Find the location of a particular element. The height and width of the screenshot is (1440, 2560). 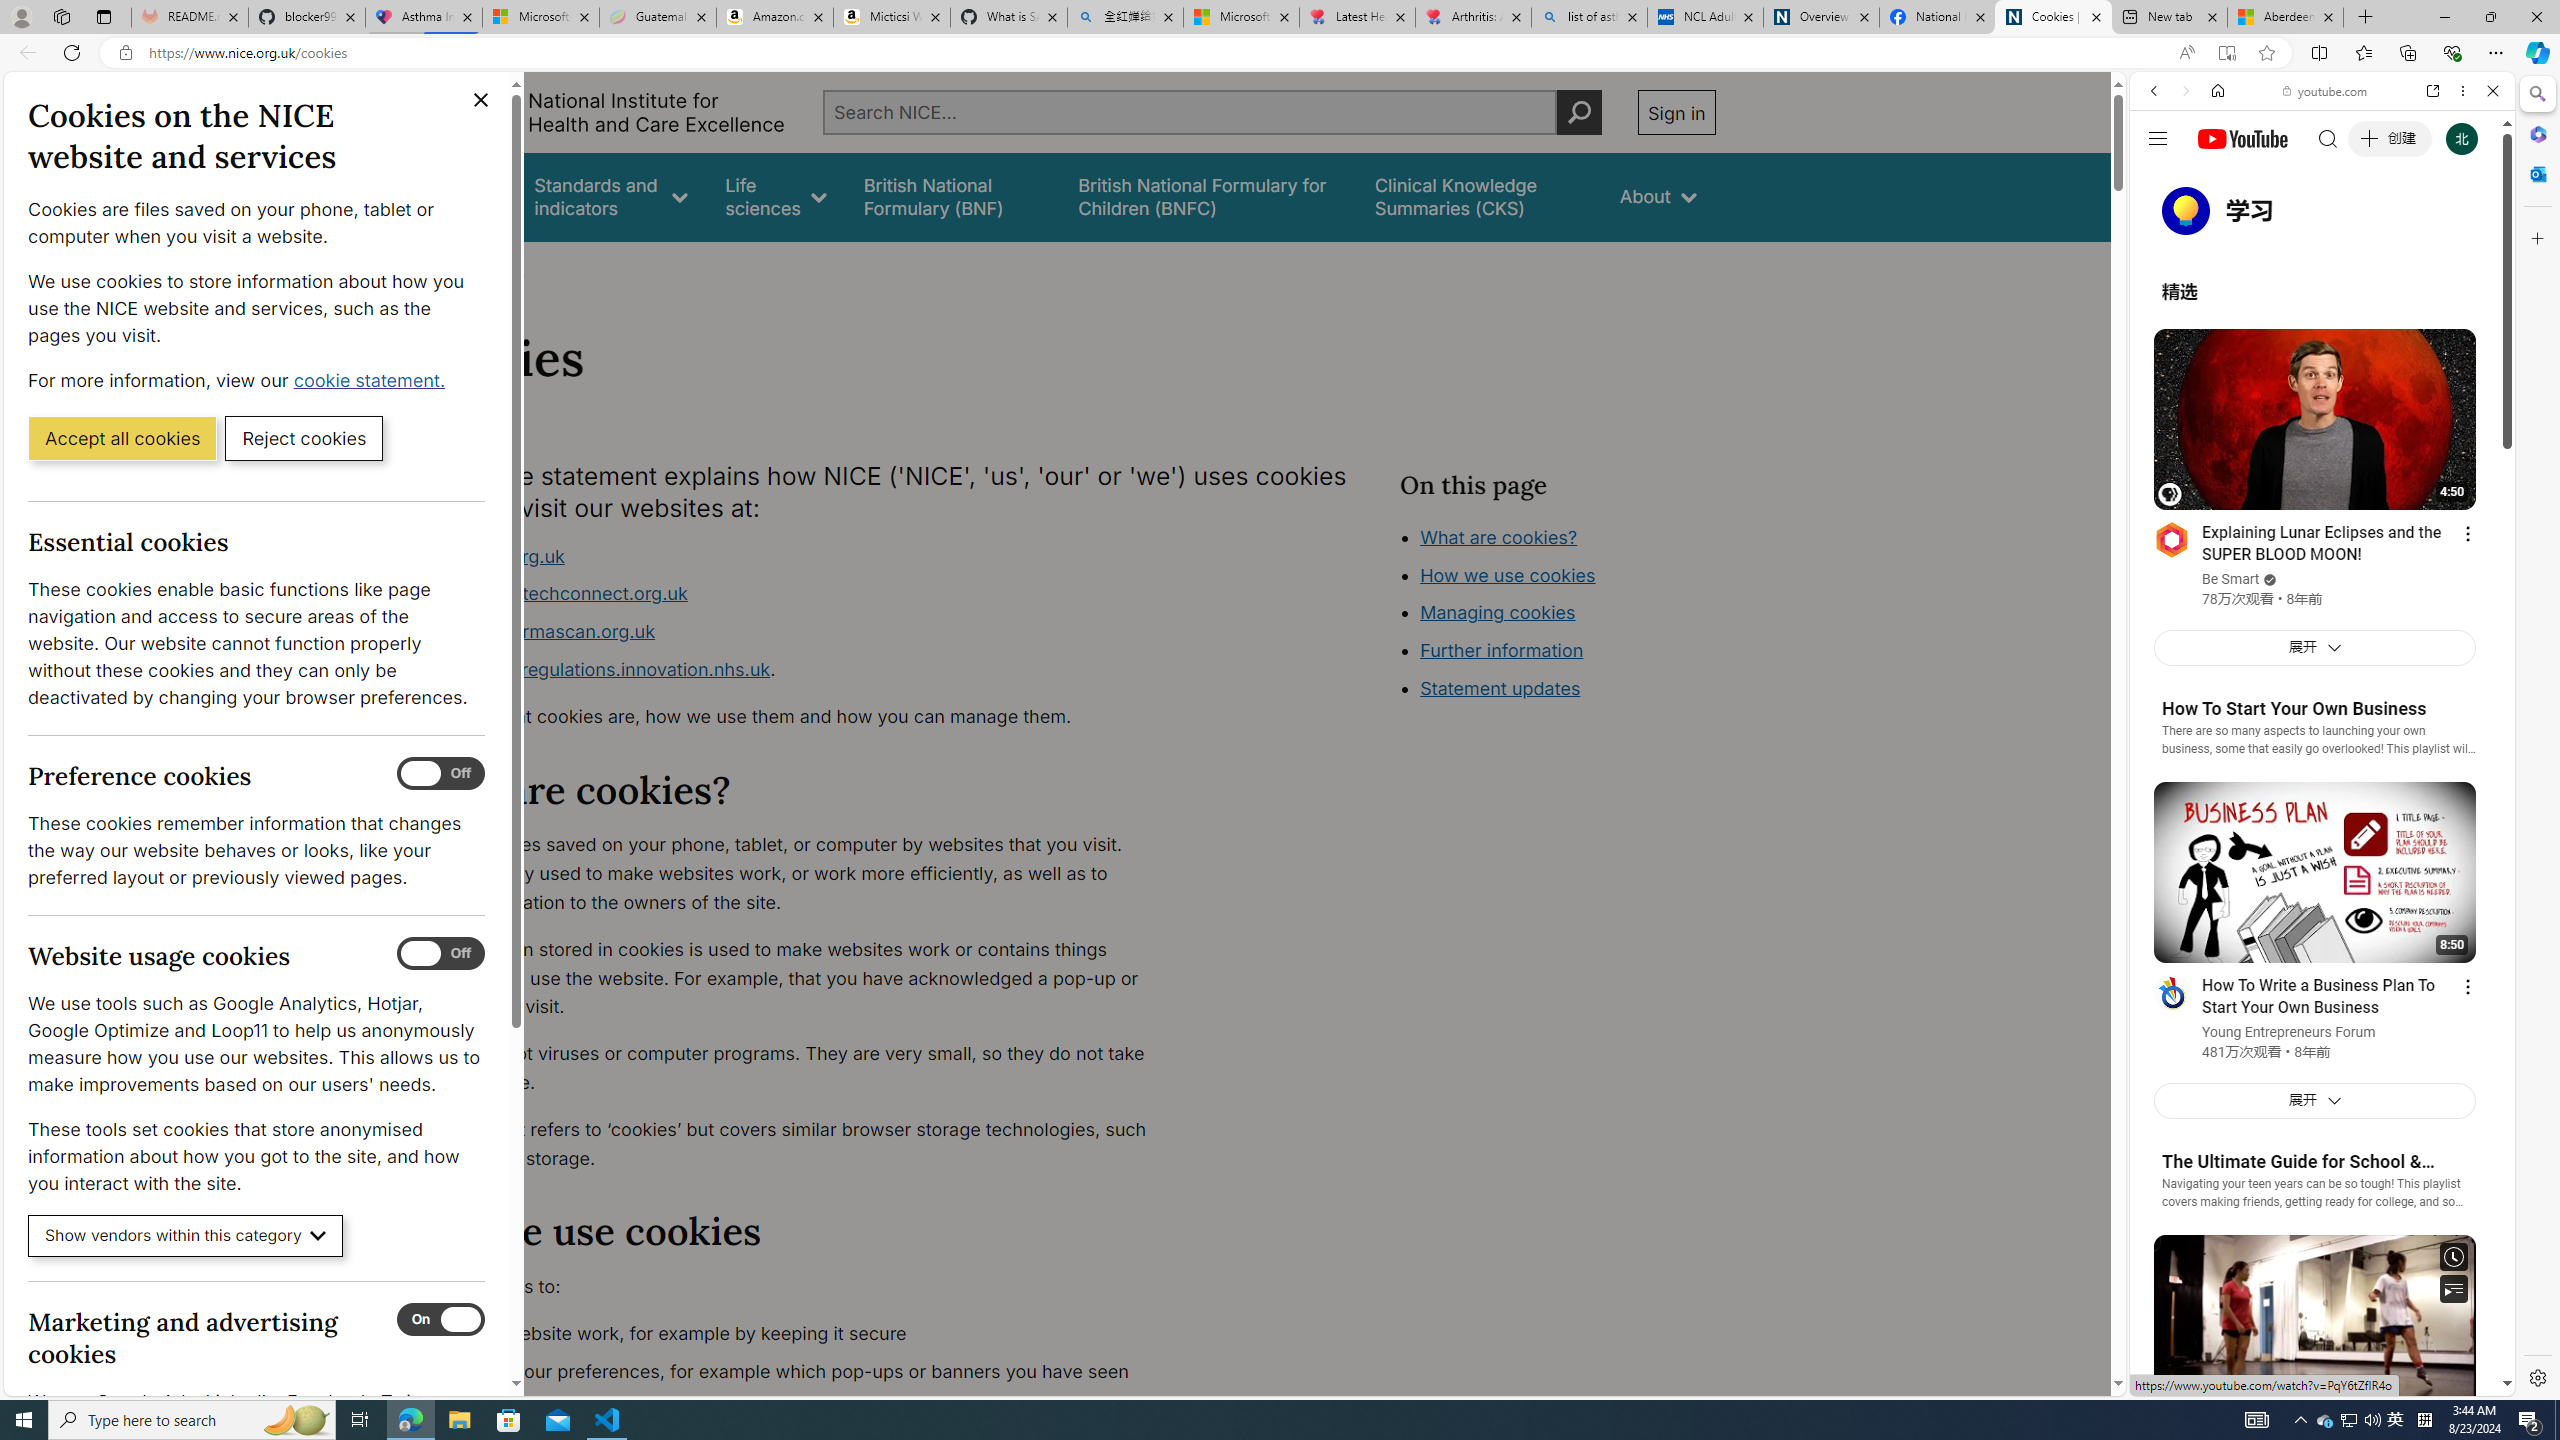

'Life sciences' is located at coordinates (774, 196).